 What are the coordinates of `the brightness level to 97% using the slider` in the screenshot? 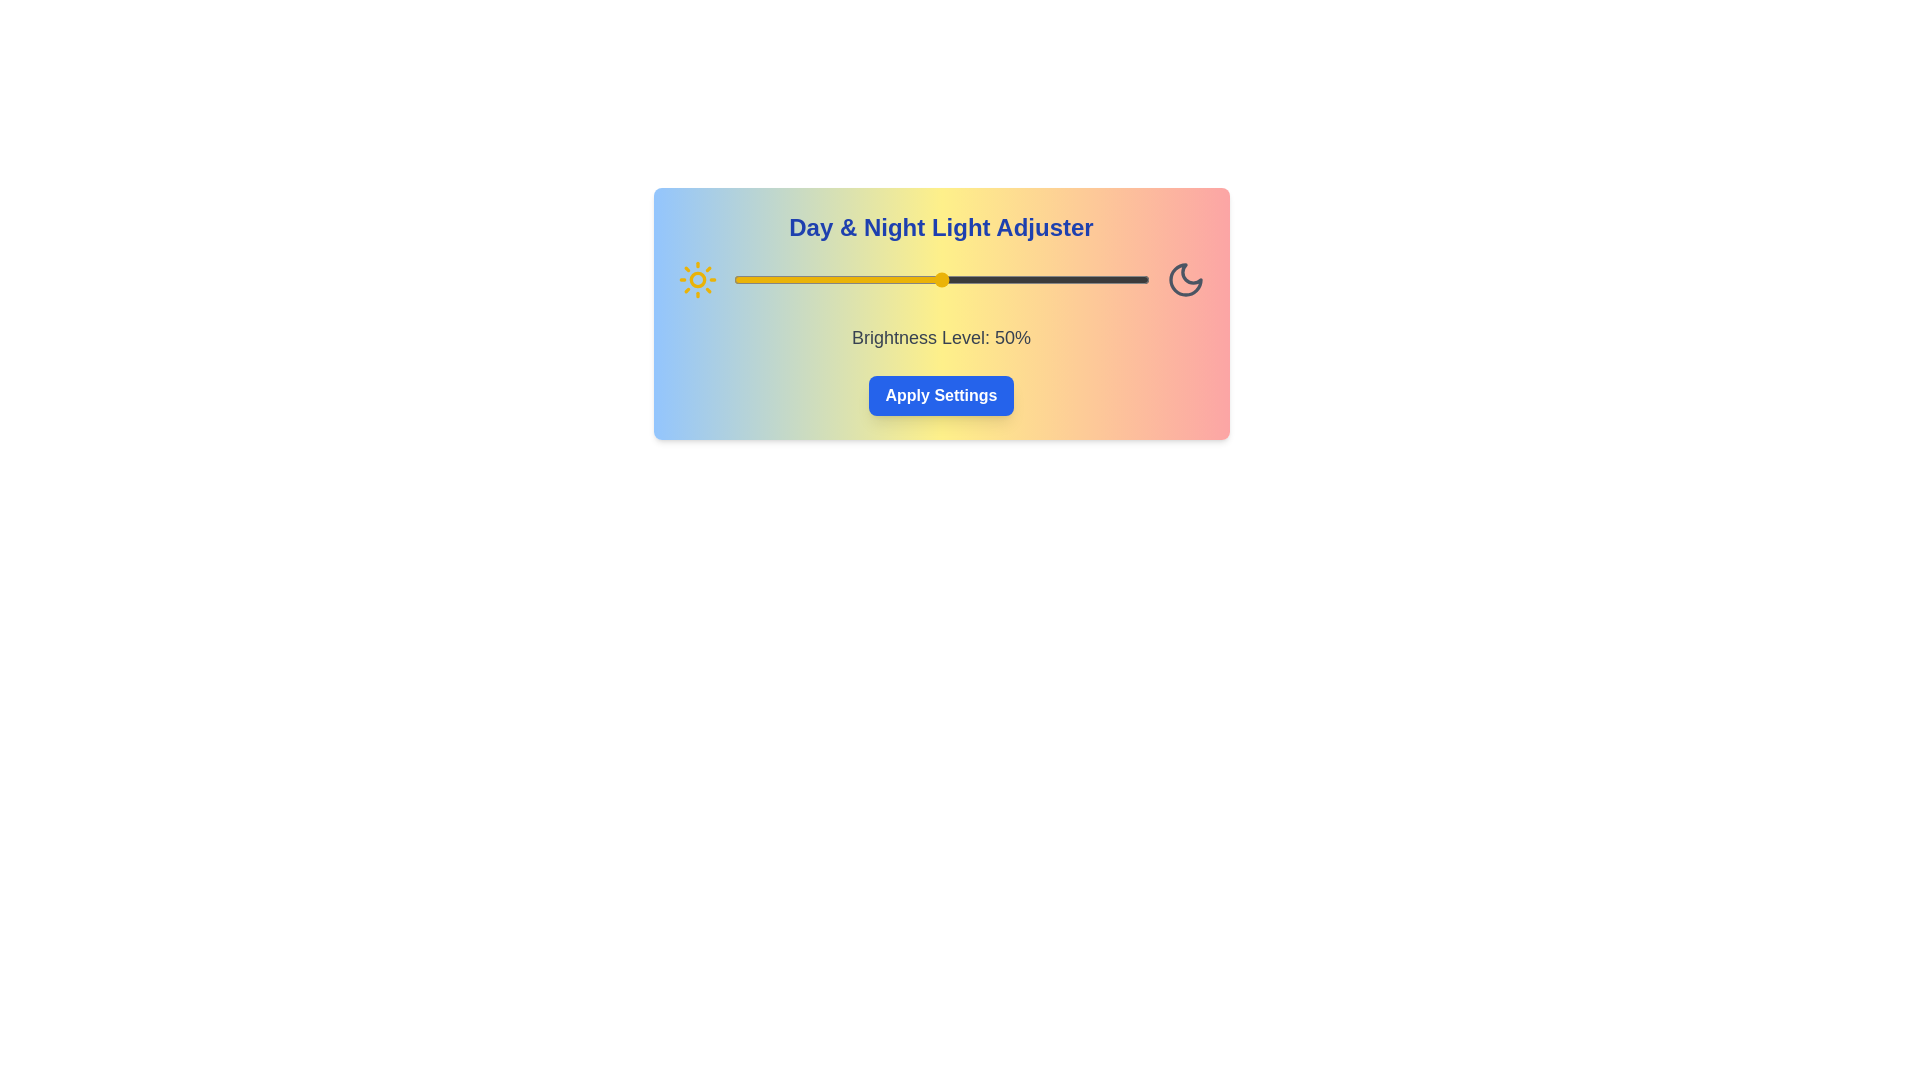 It's located at (1137, 280).